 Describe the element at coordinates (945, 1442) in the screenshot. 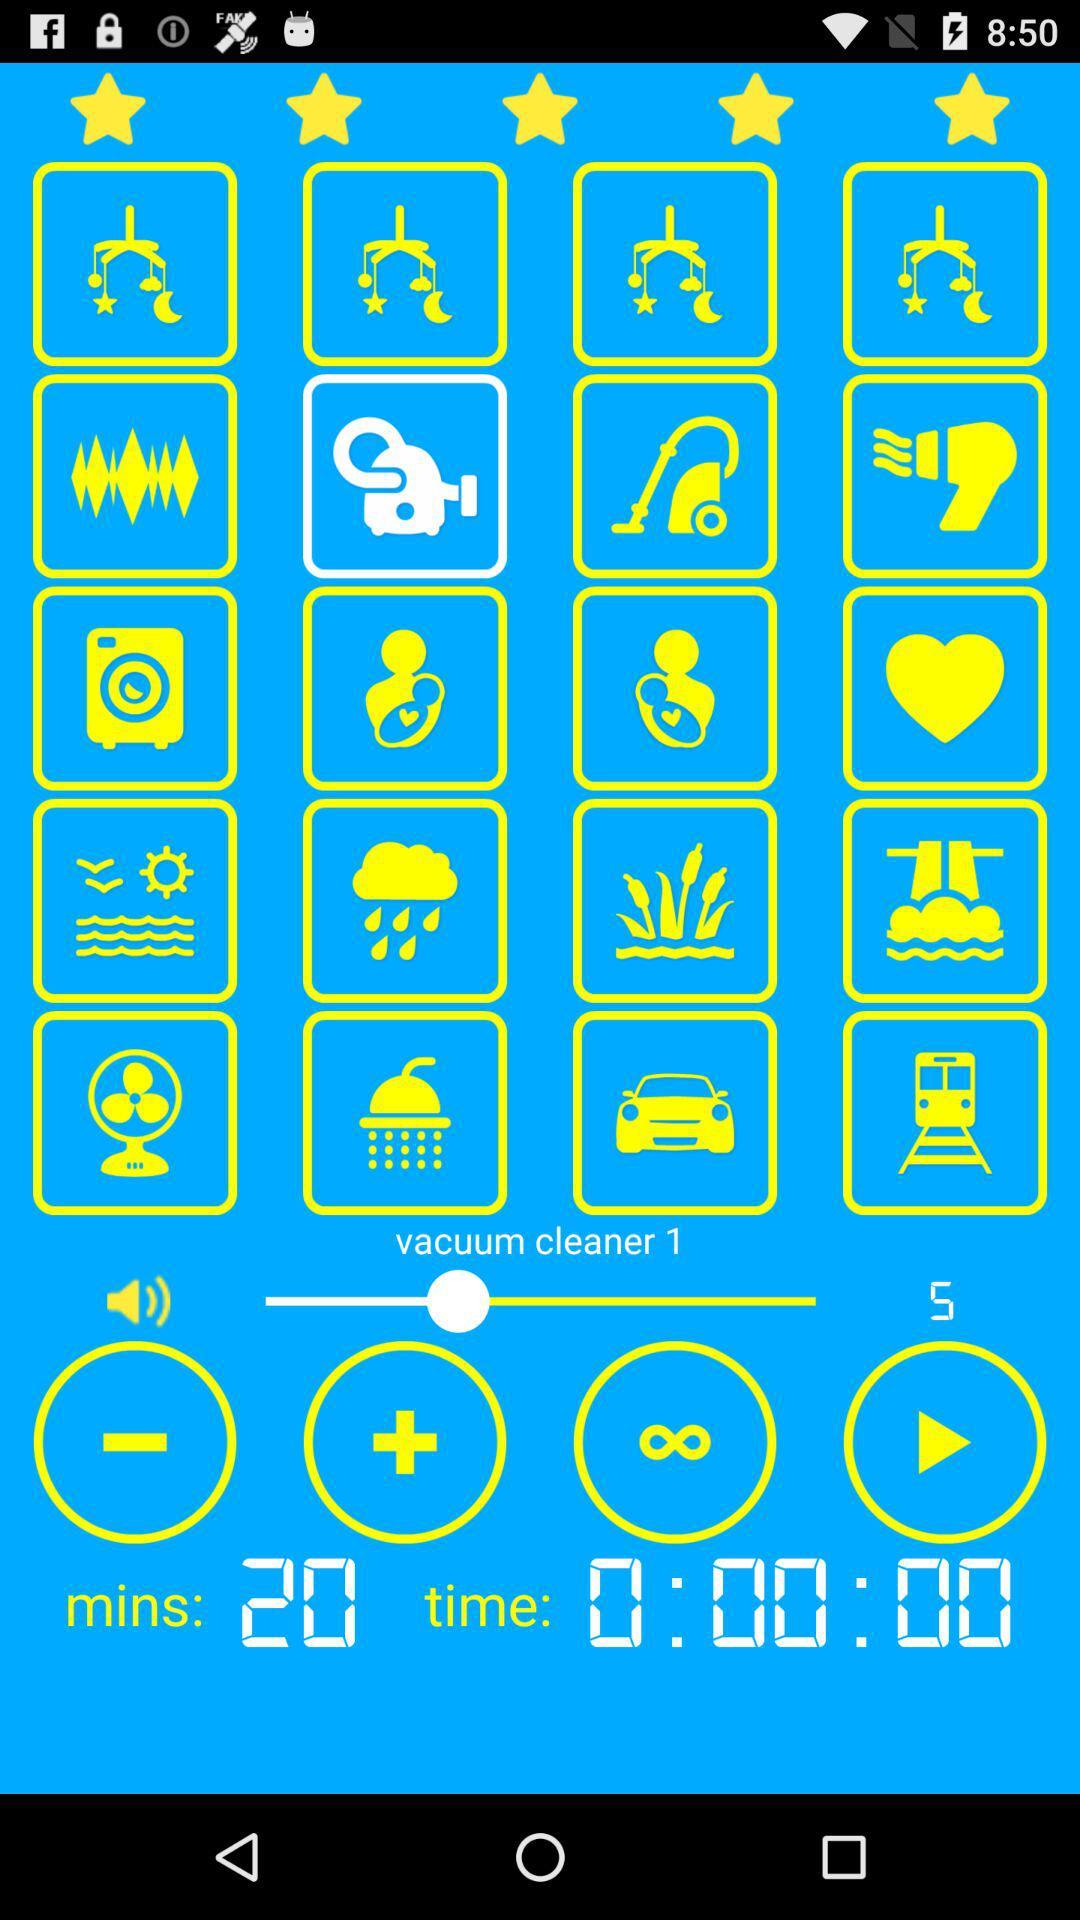

I see `the item above the 0:00:00 app` at that location.